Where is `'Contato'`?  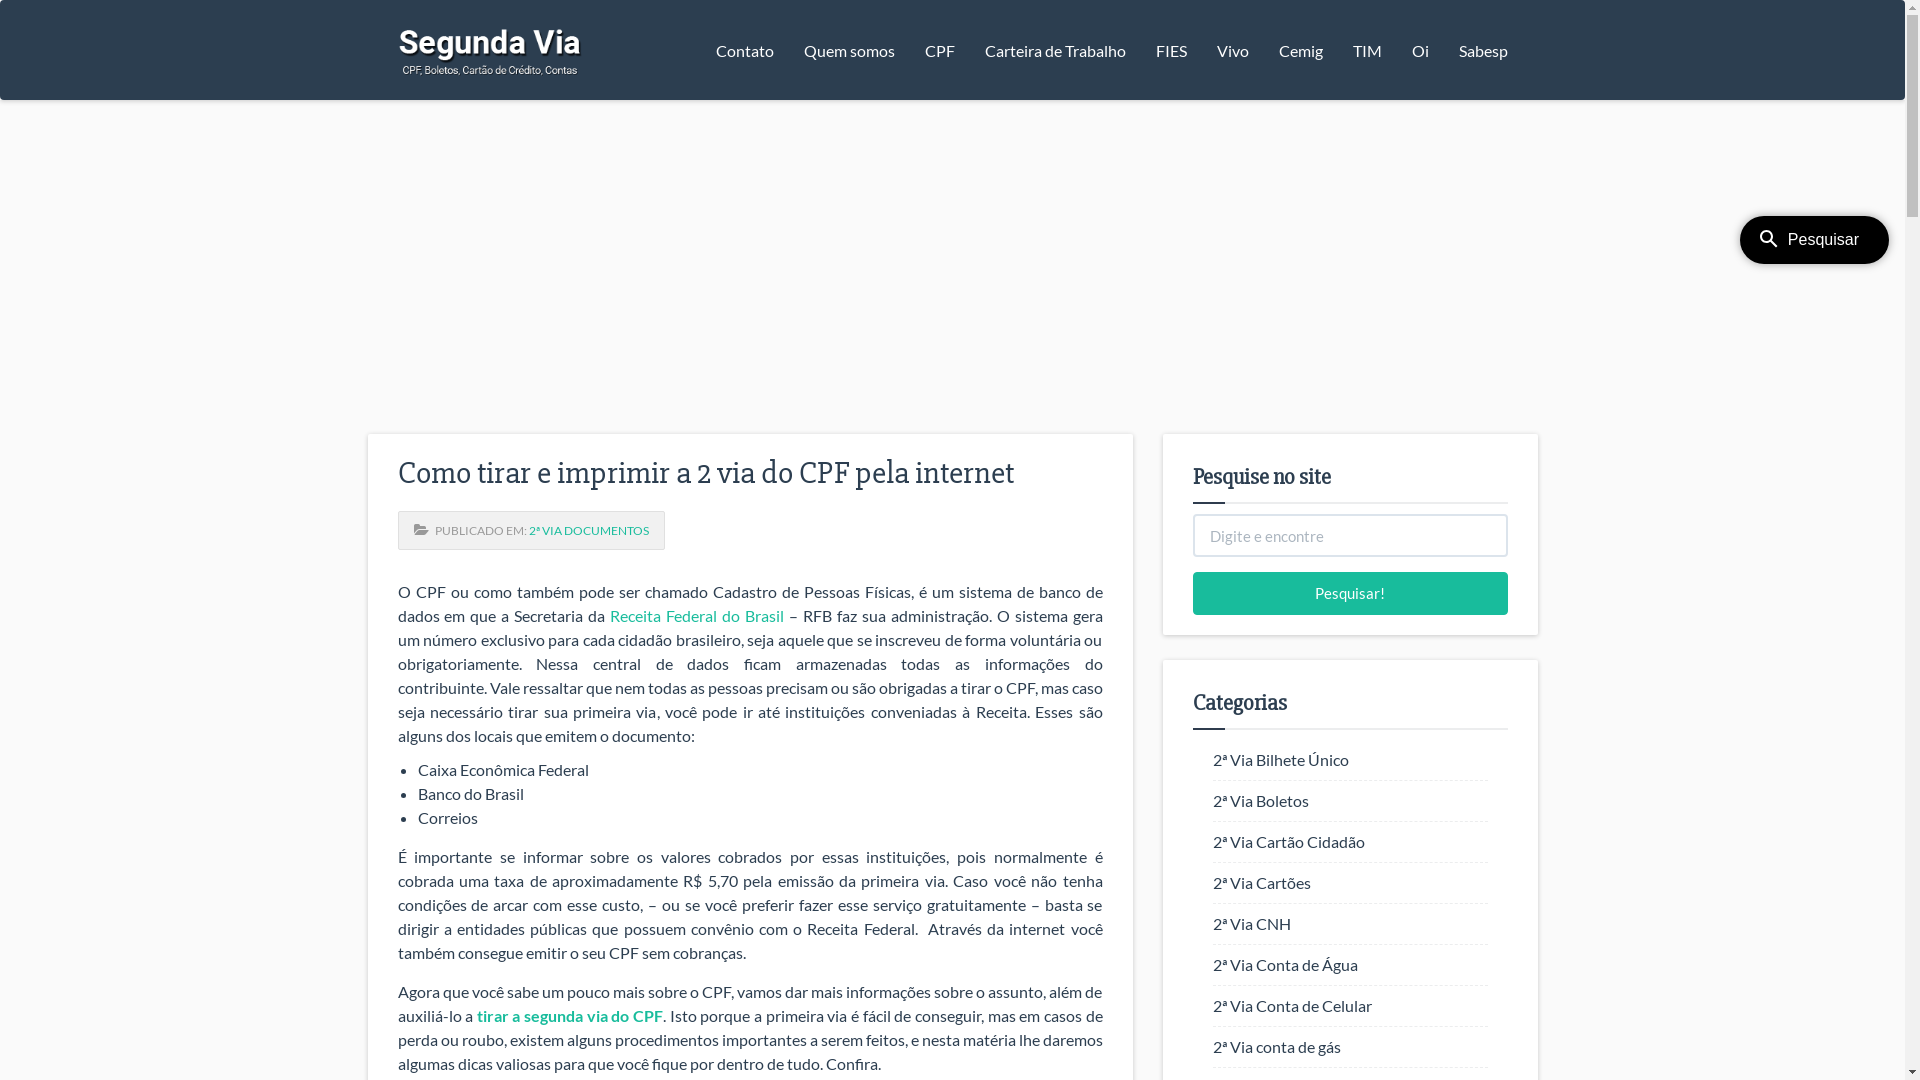 'Contato' is located at coordinates (700, 49).